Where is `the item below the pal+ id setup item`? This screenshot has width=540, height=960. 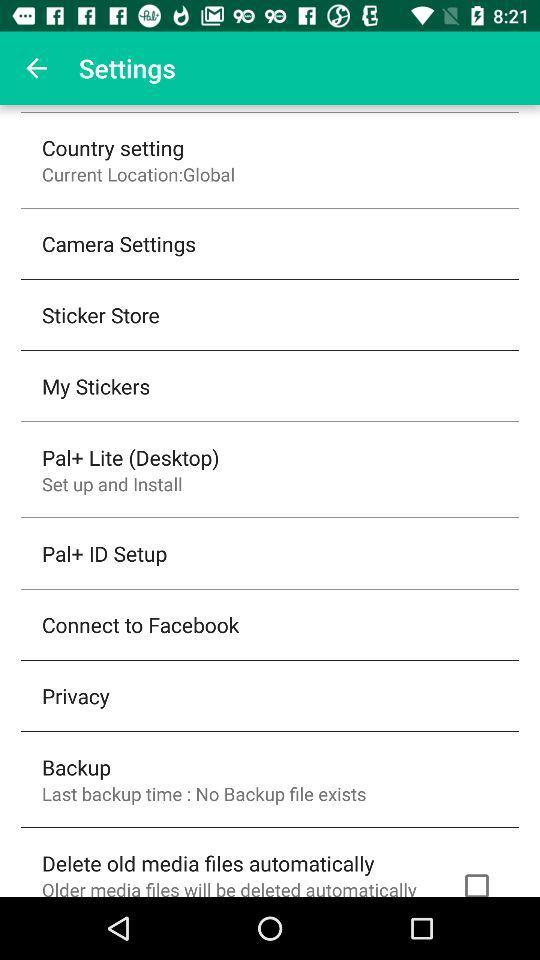 the item below the pal+ id setup item is located at coordinates (139, 623).